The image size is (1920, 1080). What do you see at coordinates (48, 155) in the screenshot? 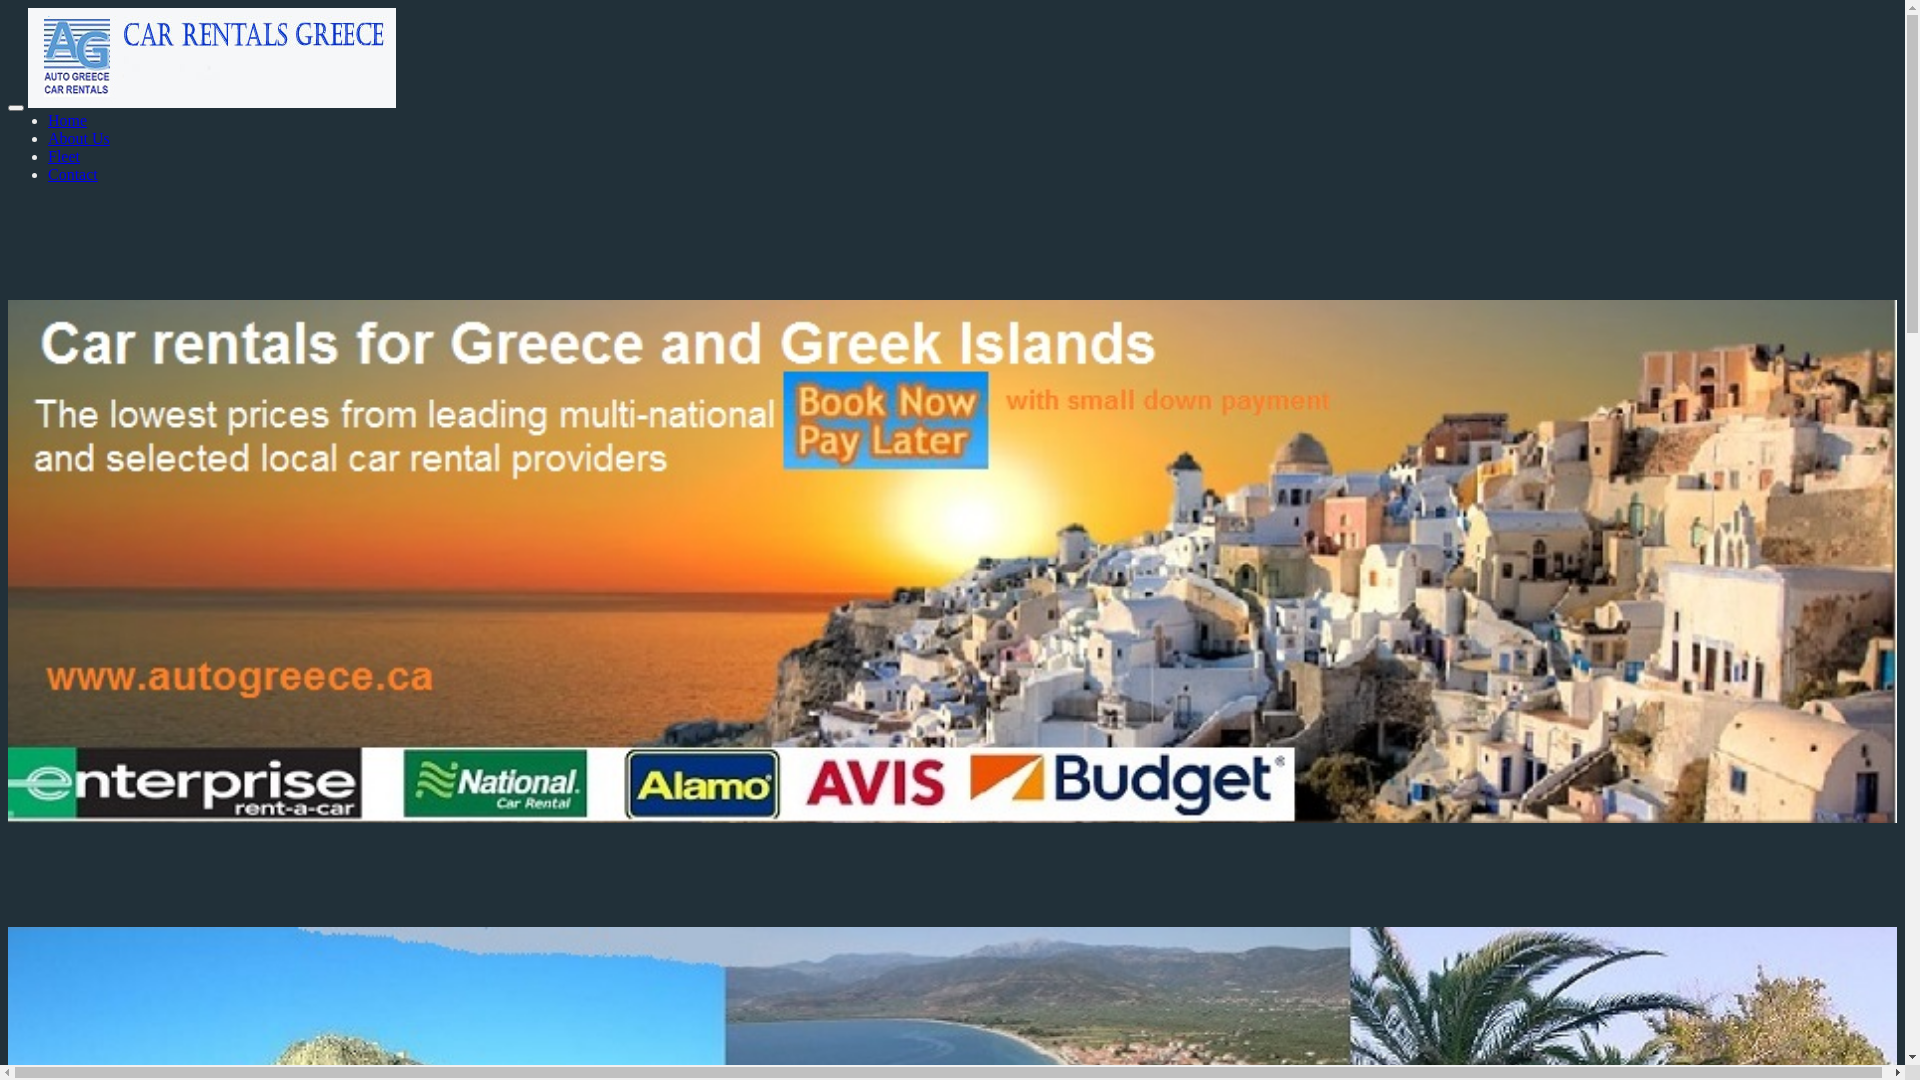
I see `'Fleet'` at bounding box center [48, 155].